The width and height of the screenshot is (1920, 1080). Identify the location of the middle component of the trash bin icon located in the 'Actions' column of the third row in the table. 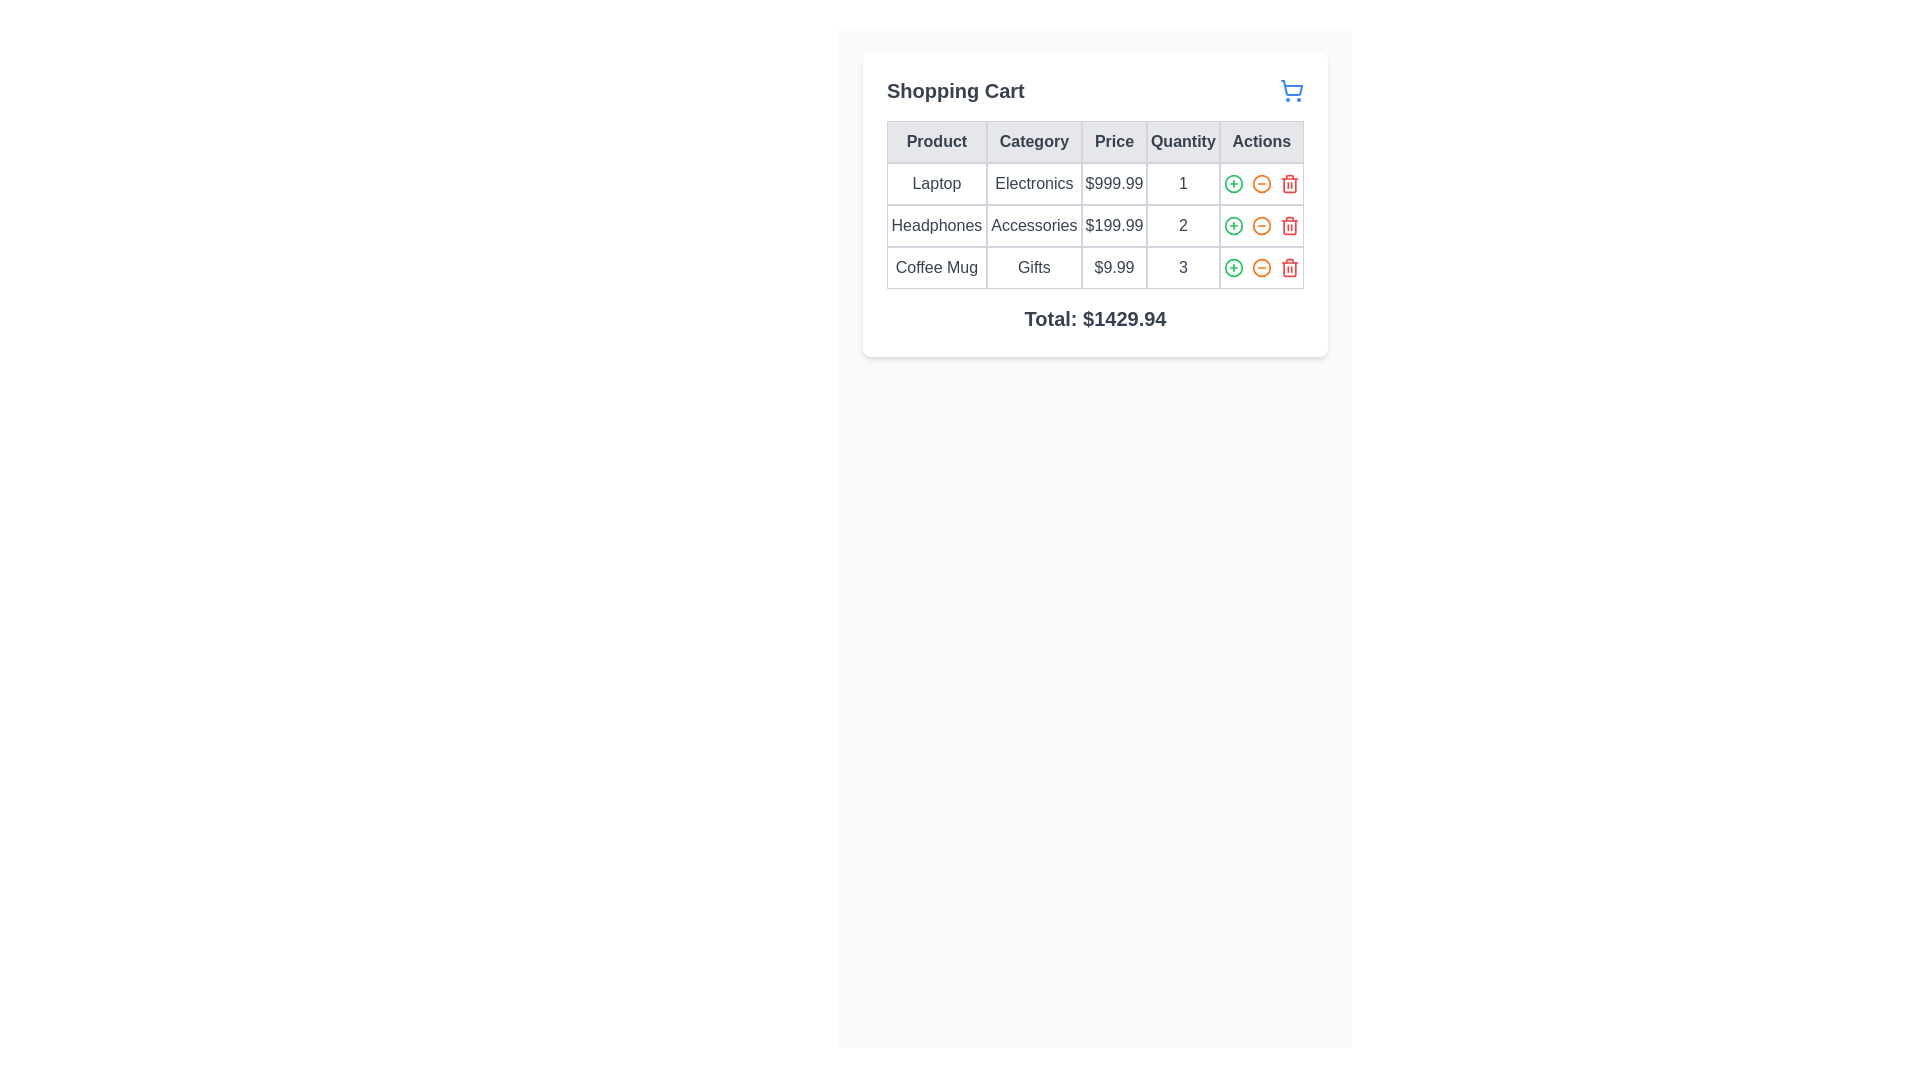
(1289, 185).